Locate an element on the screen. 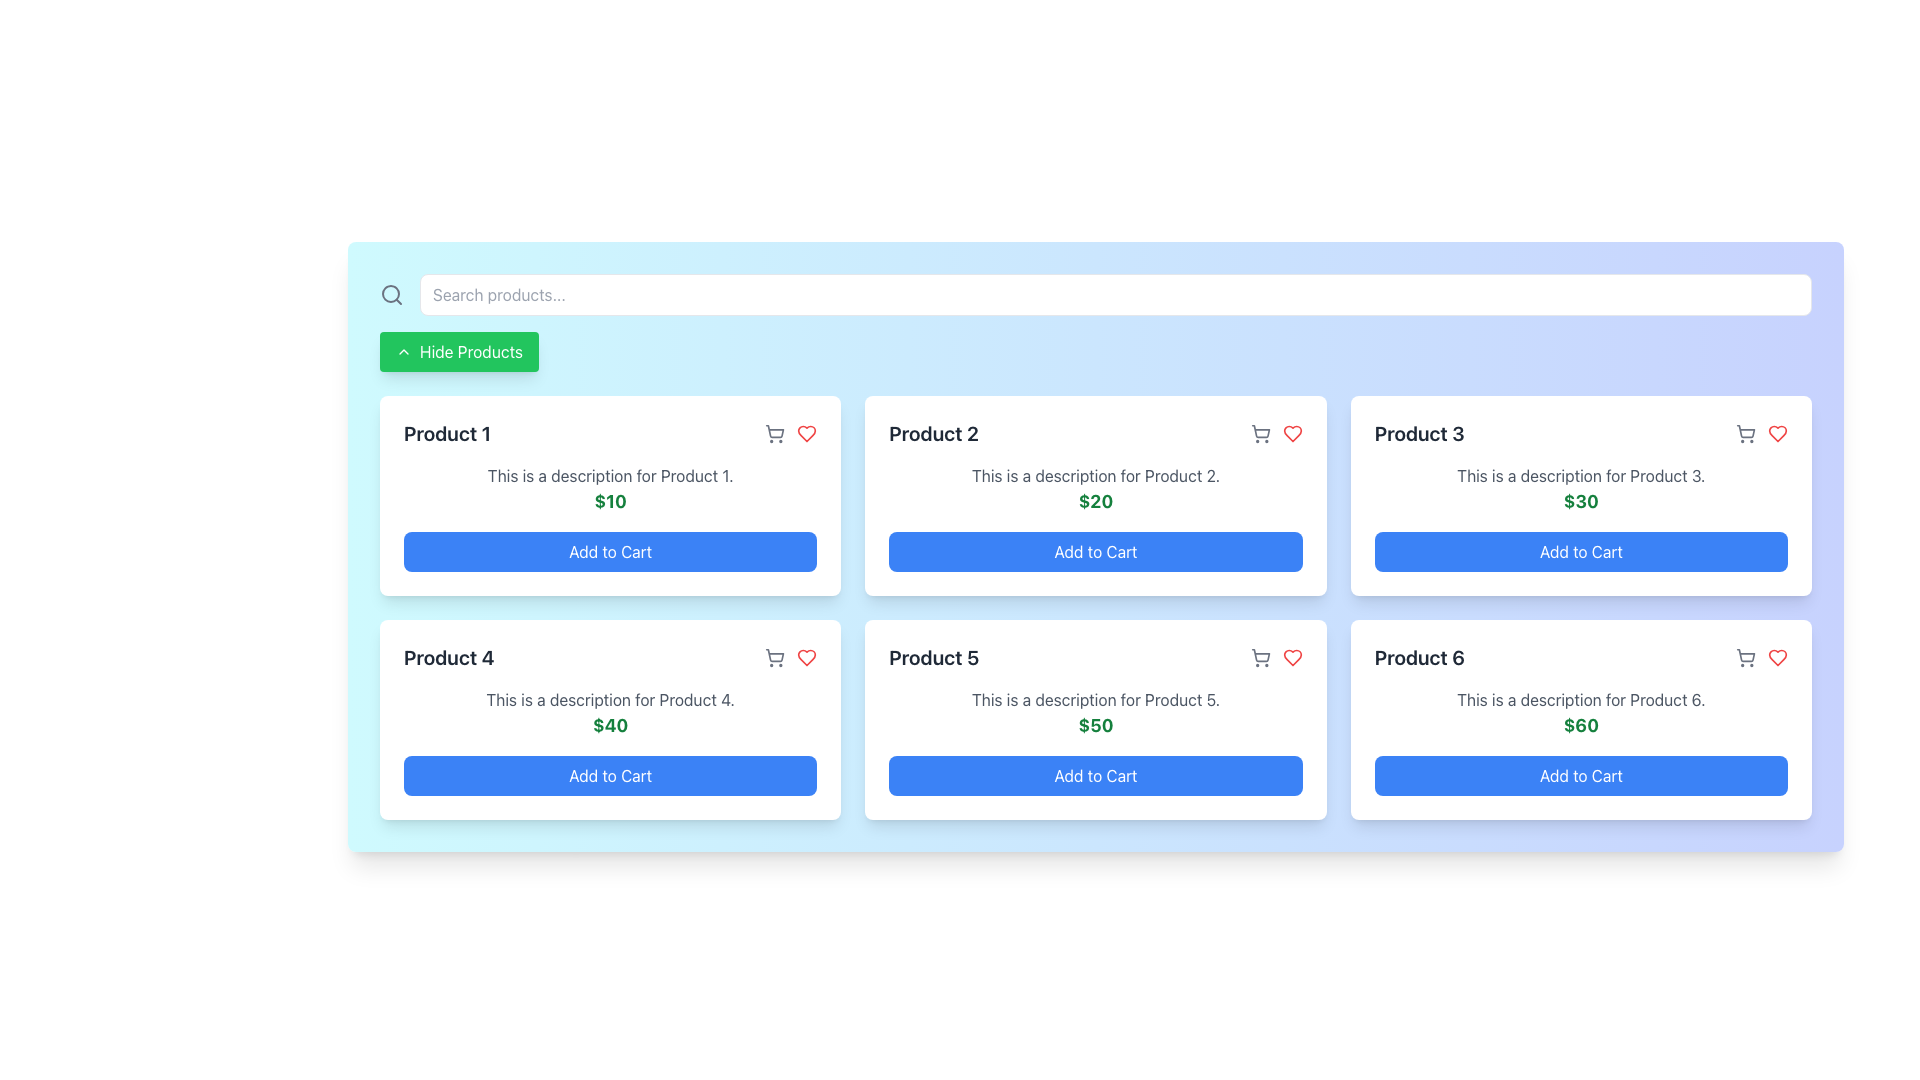 The height and width of the screenshot is (1080, 1920). the text label providing additional details for 'Product 3', located below the product title and above the price and 'Add to Cart' button is located at coordinates (1580, 475).